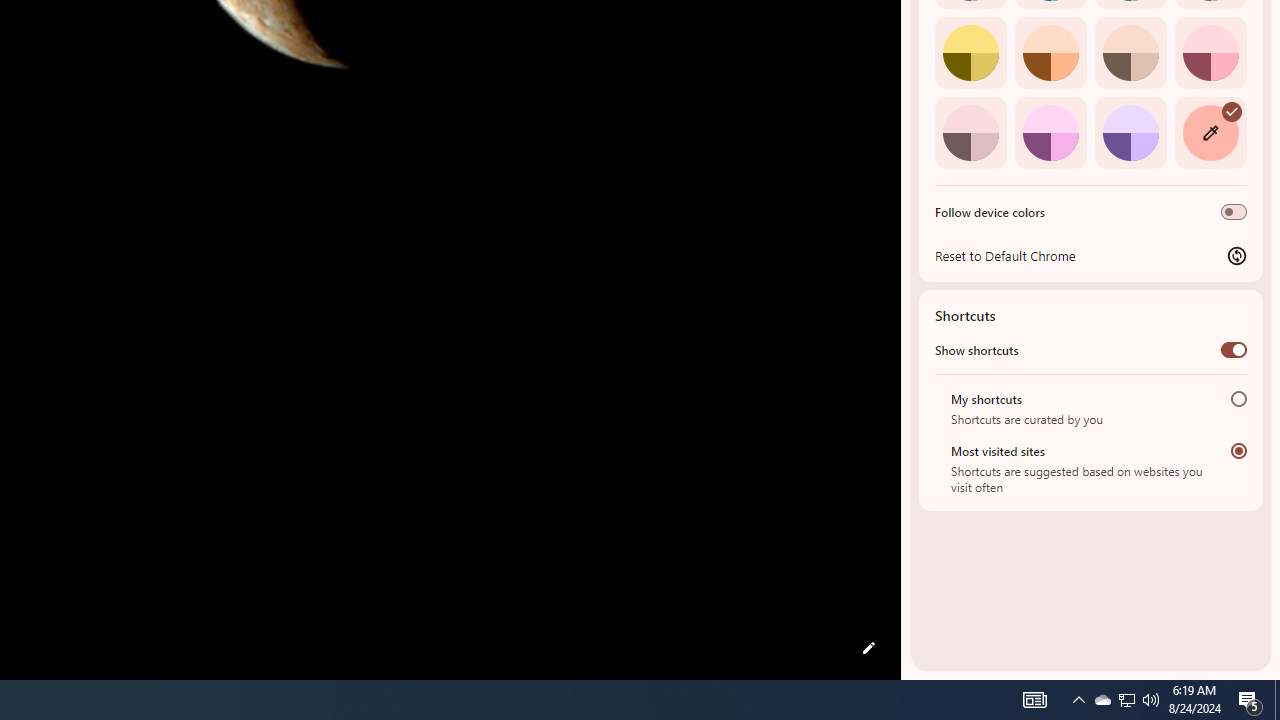 The height and width of the screenshot is (720, 1280). I want to click on 'Rose', so click(1209, 51).